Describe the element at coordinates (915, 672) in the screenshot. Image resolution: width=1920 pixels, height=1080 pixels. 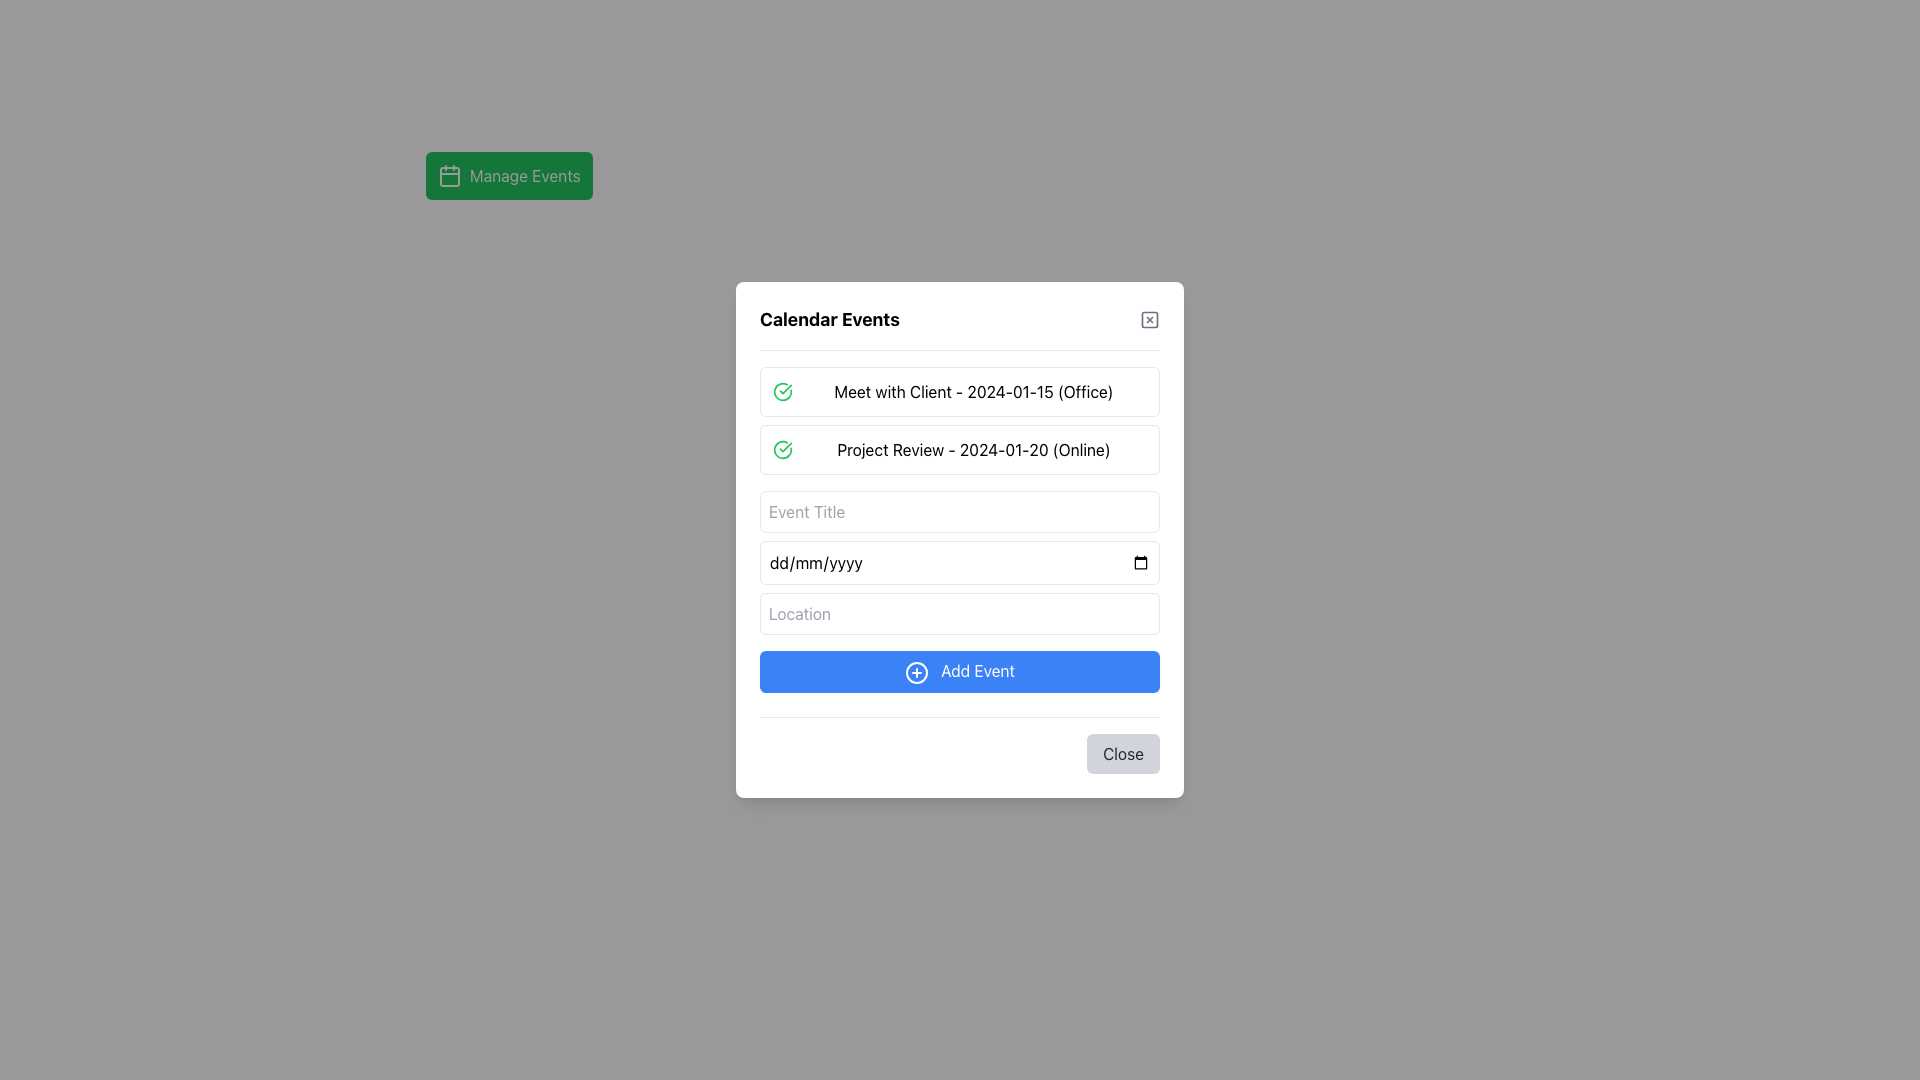
I see `the icon within the blue 'Add Event' button, which signifies the action of adding an event` at that location.